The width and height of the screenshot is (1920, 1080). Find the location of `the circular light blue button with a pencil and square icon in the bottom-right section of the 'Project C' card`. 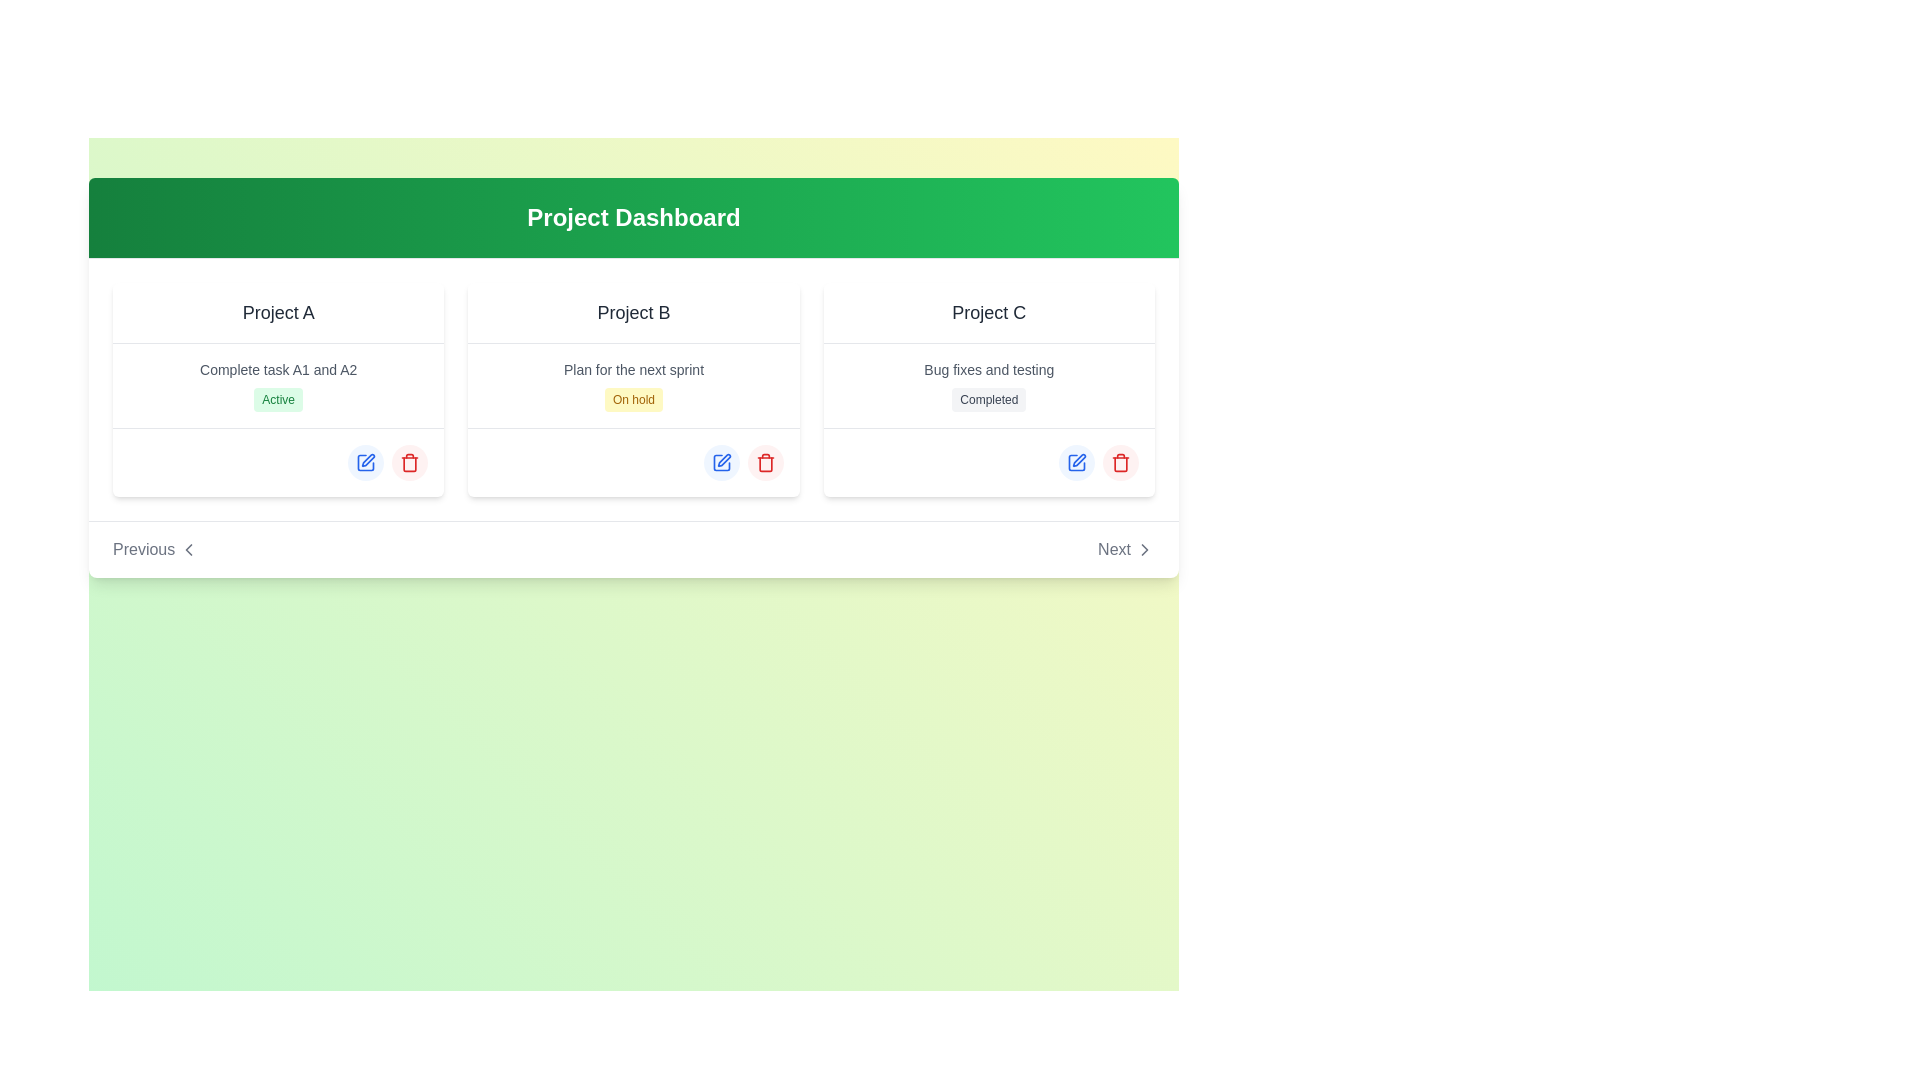

the circular light blue button with a pencil and square icon in the bottom-right section of the 'Project C' card is located at coordinates (1075, 462).